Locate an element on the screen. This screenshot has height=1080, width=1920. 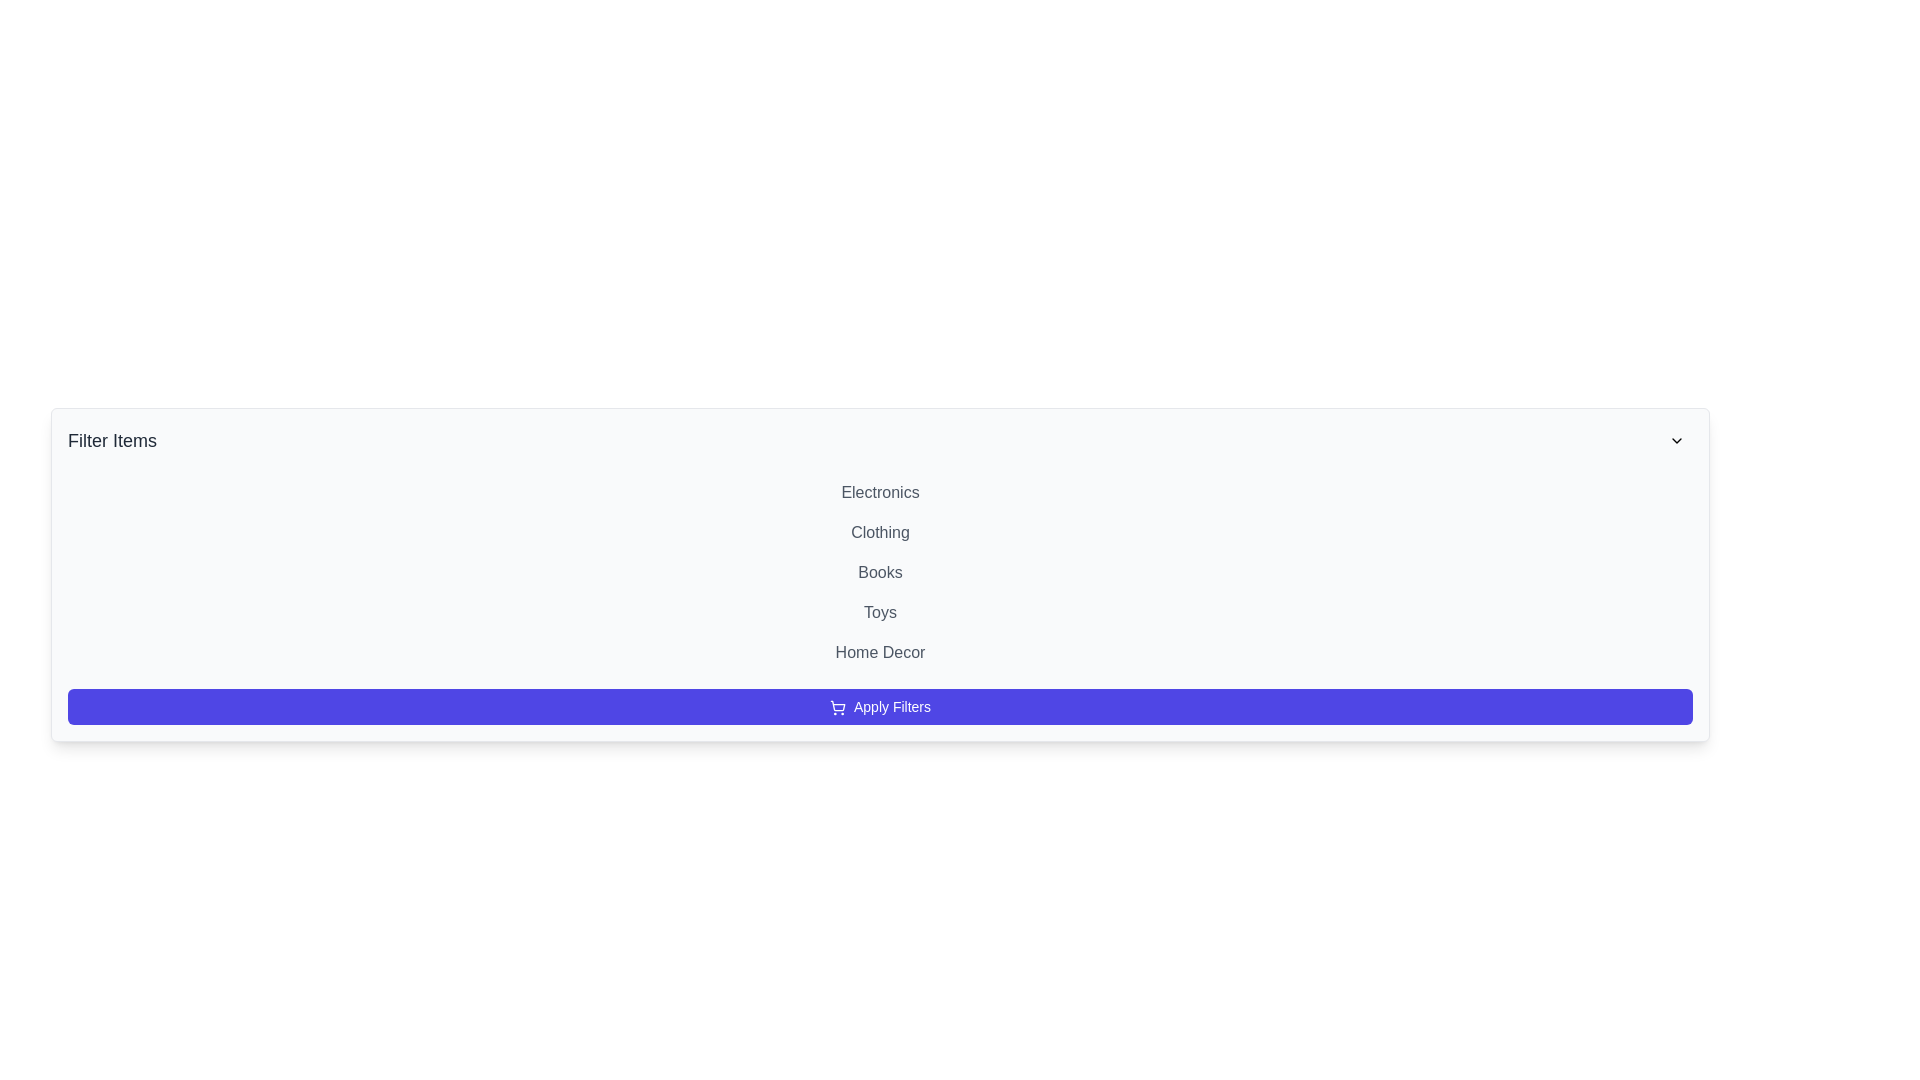
the shopping cart icon, which is a line-drawn illustration with a rectangular base and two circular wheels, located to the left of the 'Apply Filters' text within a purple button is located at coordinates (837, 707).